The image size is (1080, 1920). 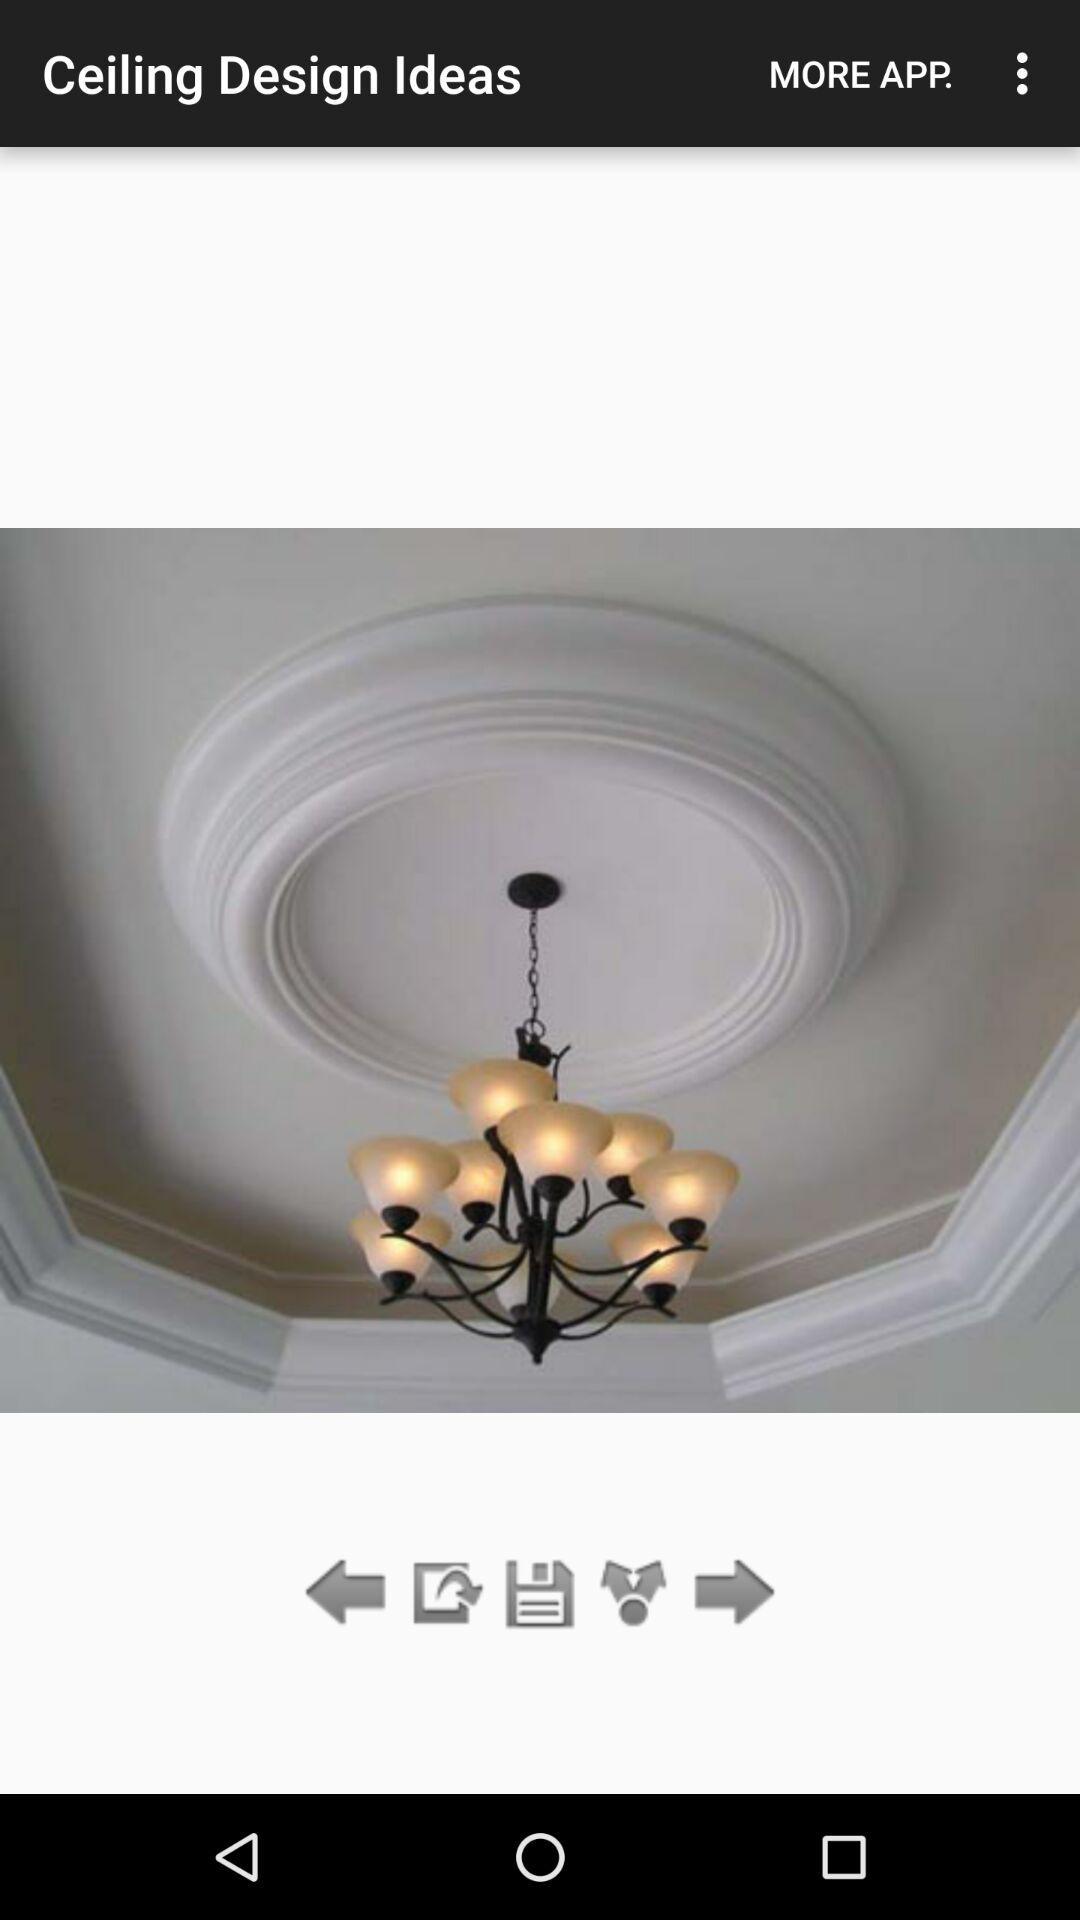 What do you see at coordinates (350, 1593) in the screenshot?
I see `go back` at bounding box center [350, 1593].